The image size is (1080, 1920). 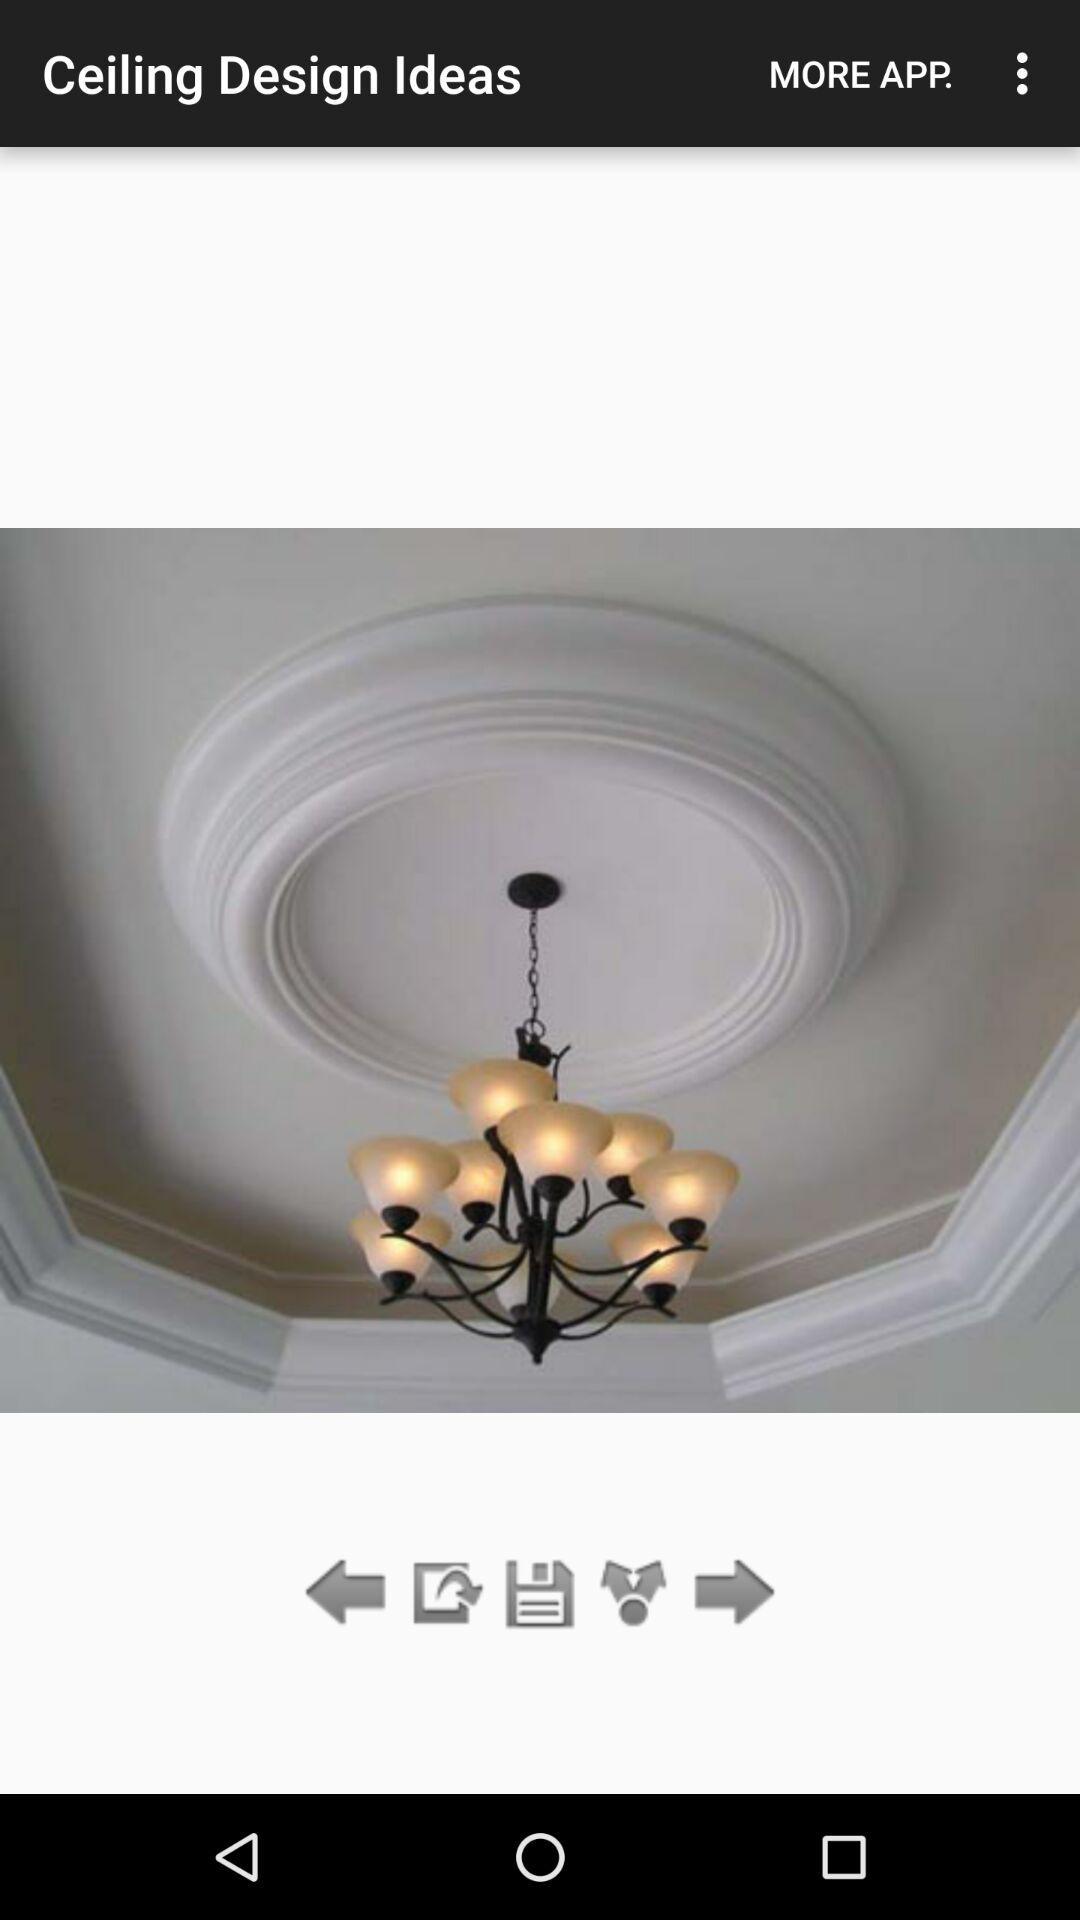 What do you see at coordinates (350, 1593) in the screenshot?
I see `go back` at bounding box center [350, 1593].